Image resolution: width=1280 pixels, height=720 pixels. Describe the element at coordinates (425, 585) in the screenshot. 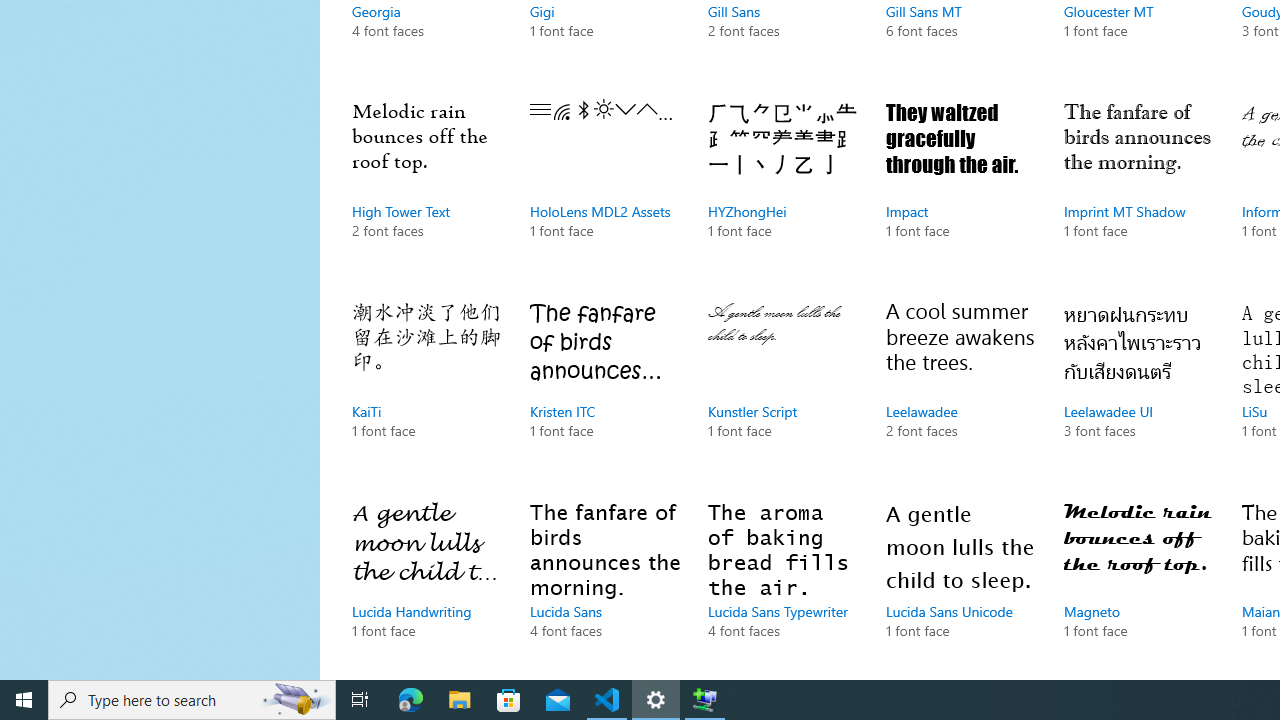

I see `'Lucida Handwriting, 1 font face'` at that location.